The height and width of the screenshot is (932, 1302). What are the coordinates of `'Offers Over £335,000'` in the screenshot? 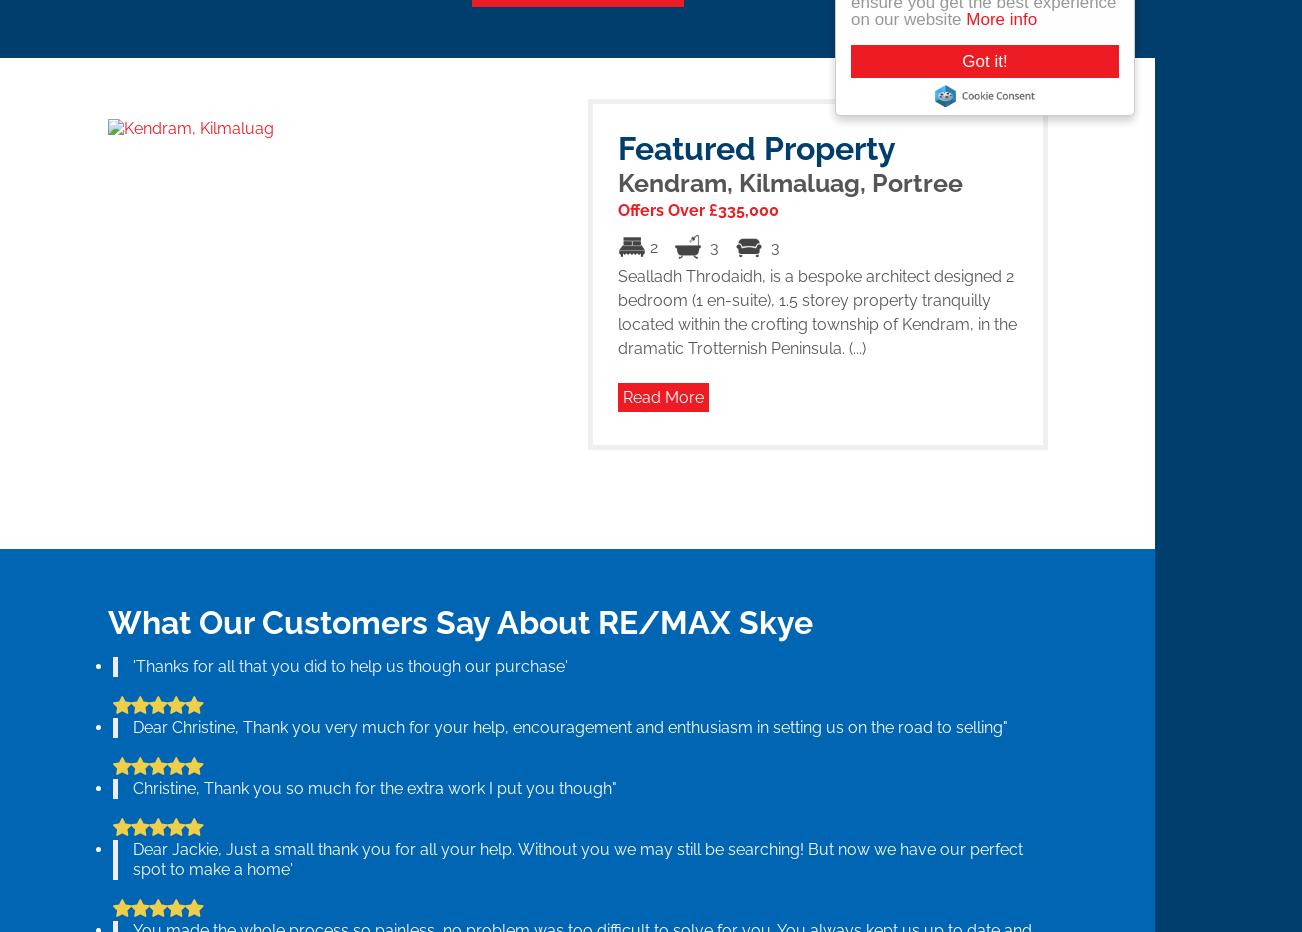 It's located at (696, 209).